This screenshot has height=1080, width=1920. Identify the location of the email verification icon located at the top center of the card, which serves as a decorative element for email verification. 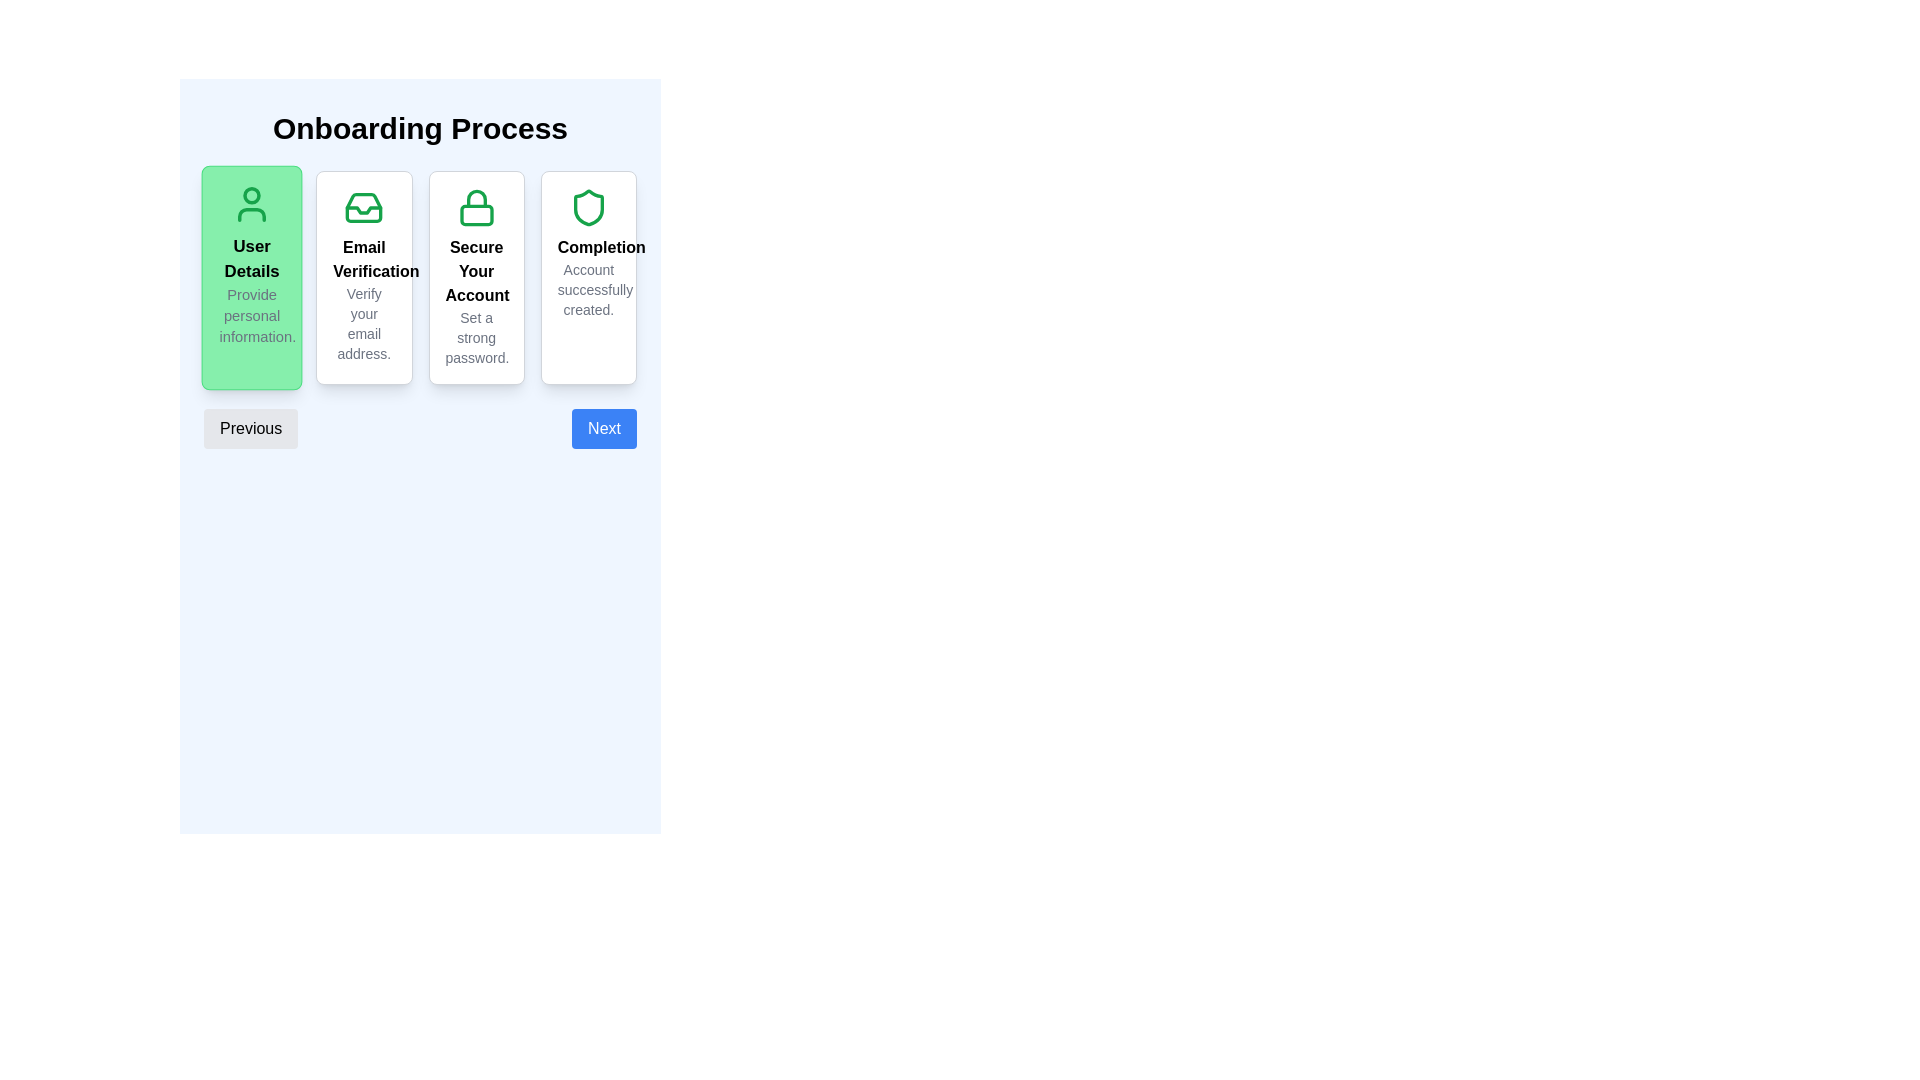
(364, 208).